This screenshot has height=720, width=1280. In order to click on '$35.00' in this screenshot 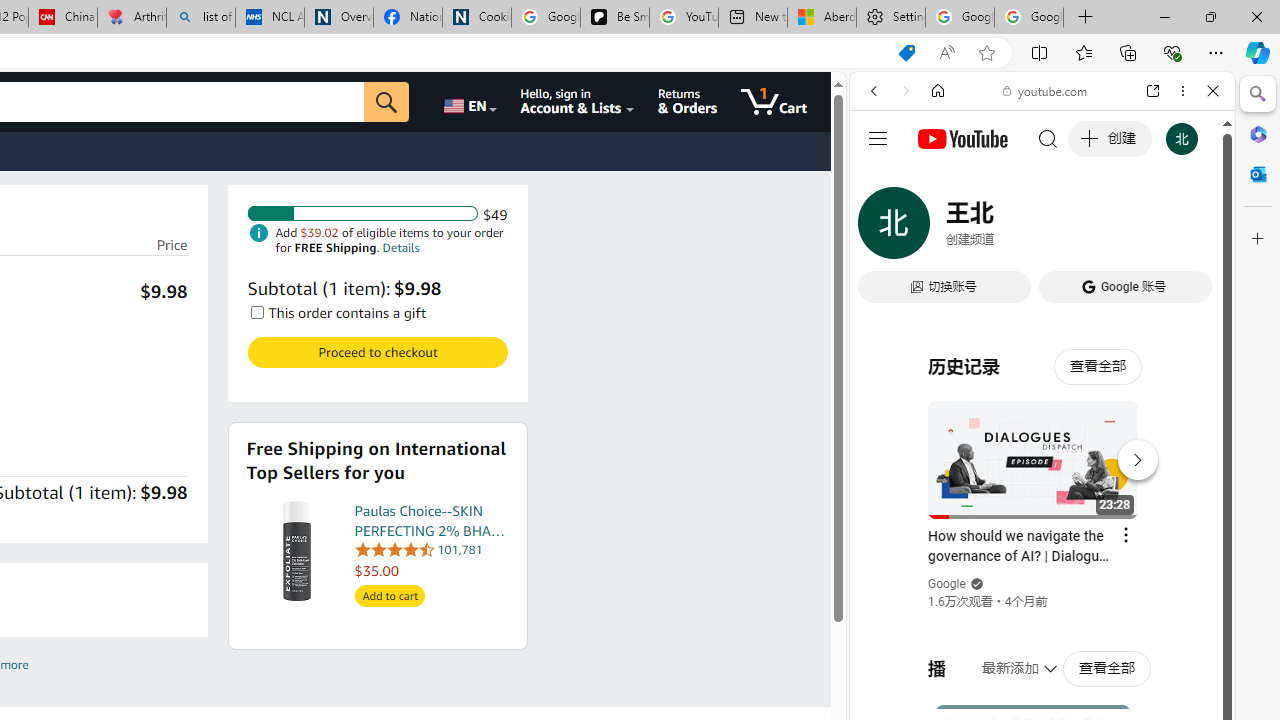, I will do `click(431, 570)`.